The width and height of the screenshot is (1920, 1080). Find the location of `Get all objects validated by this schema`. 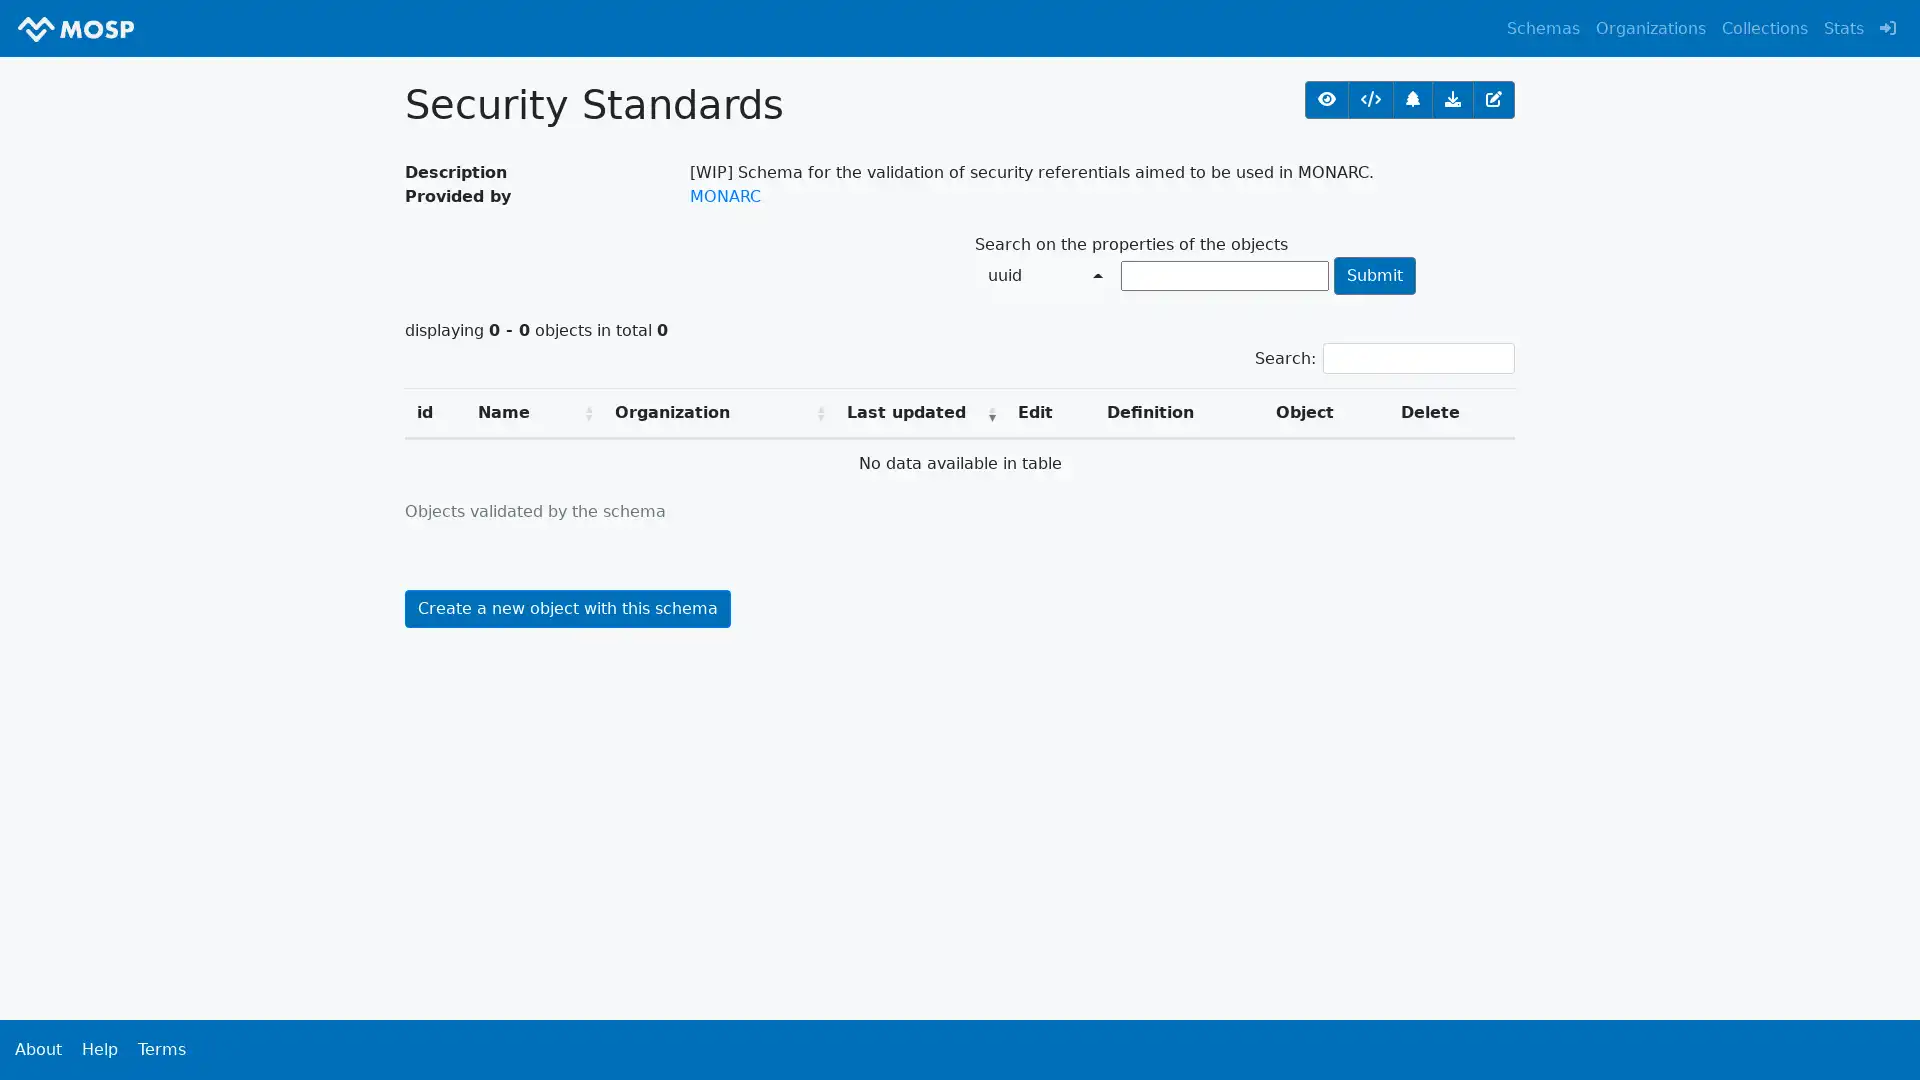

Get all objects validated by this schema is located at coordinates (1453, 100).